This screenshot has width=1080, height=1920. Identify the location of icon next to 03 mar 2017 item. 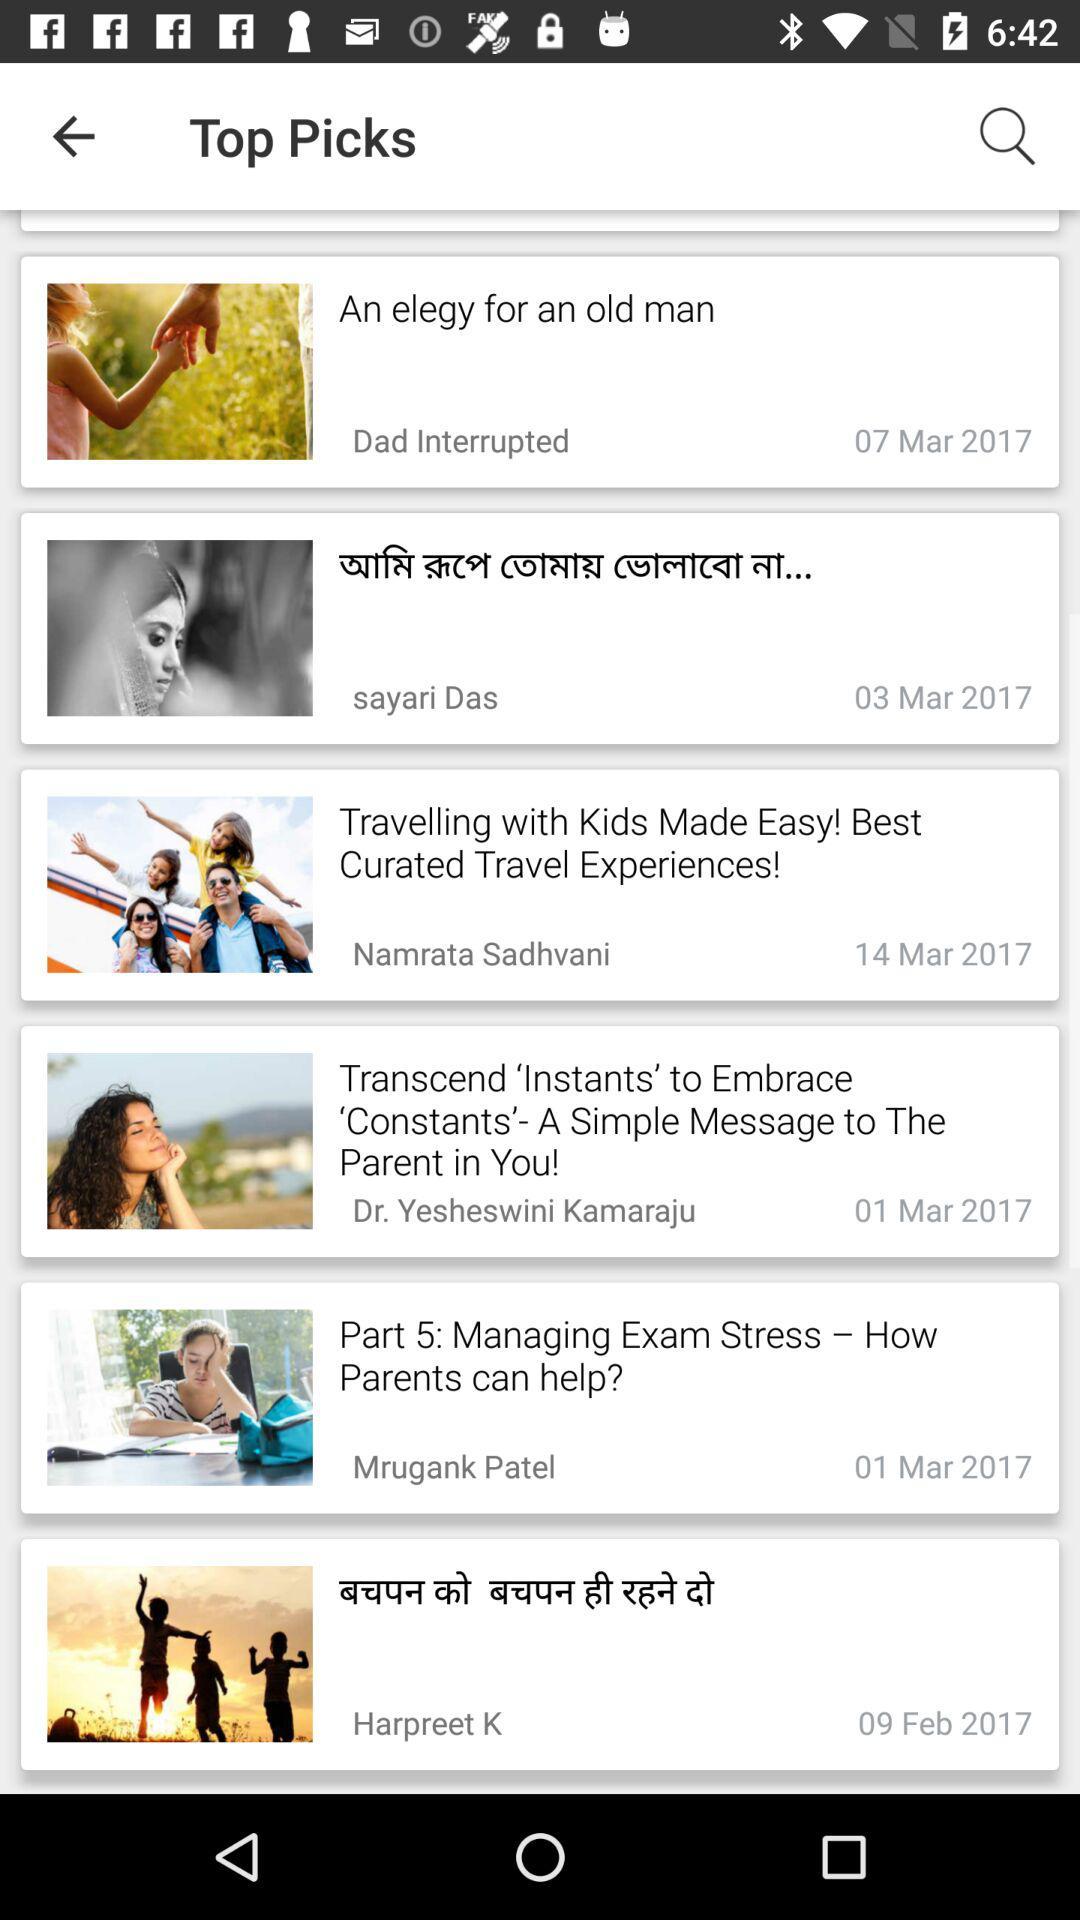
(424, 691).